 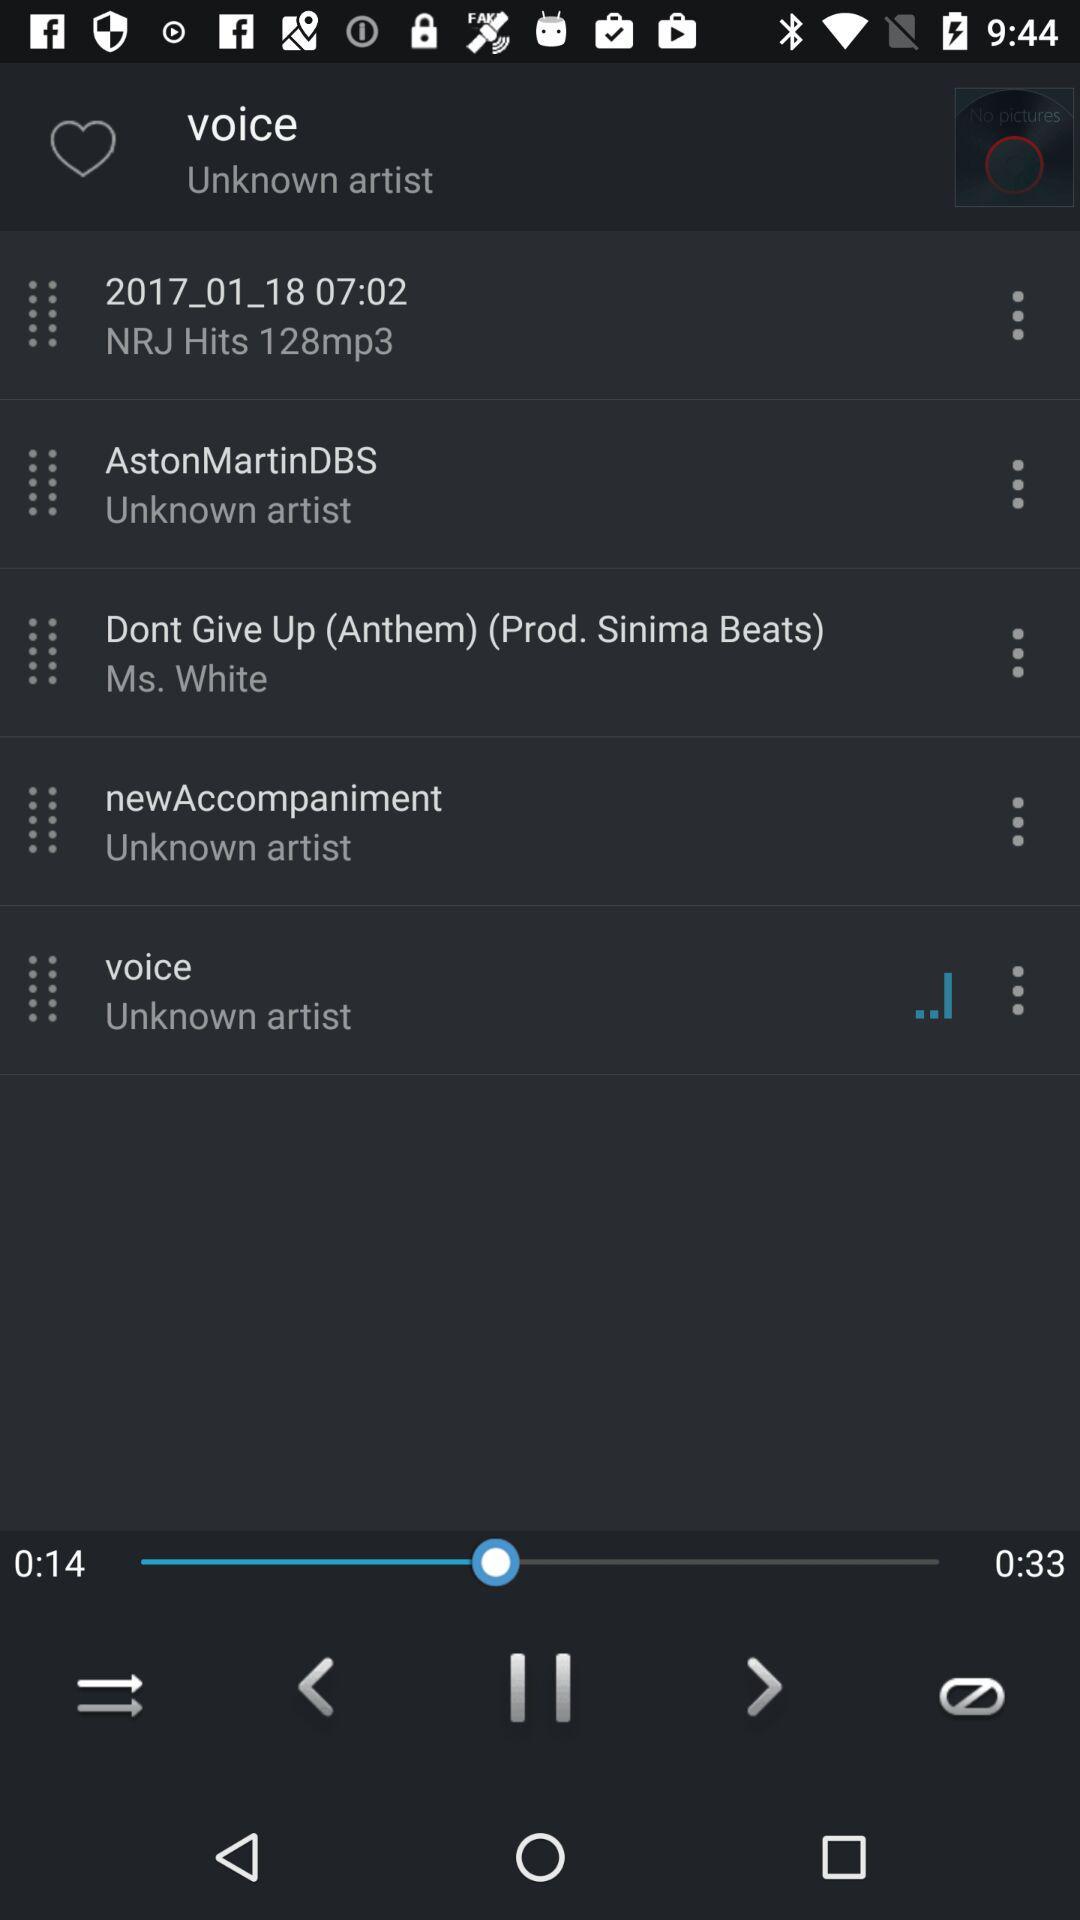 What do you see at coordinates (323, 1692) in the screenshot?
I see `the arrow_backward icon` at bounding box center [323, 1692].